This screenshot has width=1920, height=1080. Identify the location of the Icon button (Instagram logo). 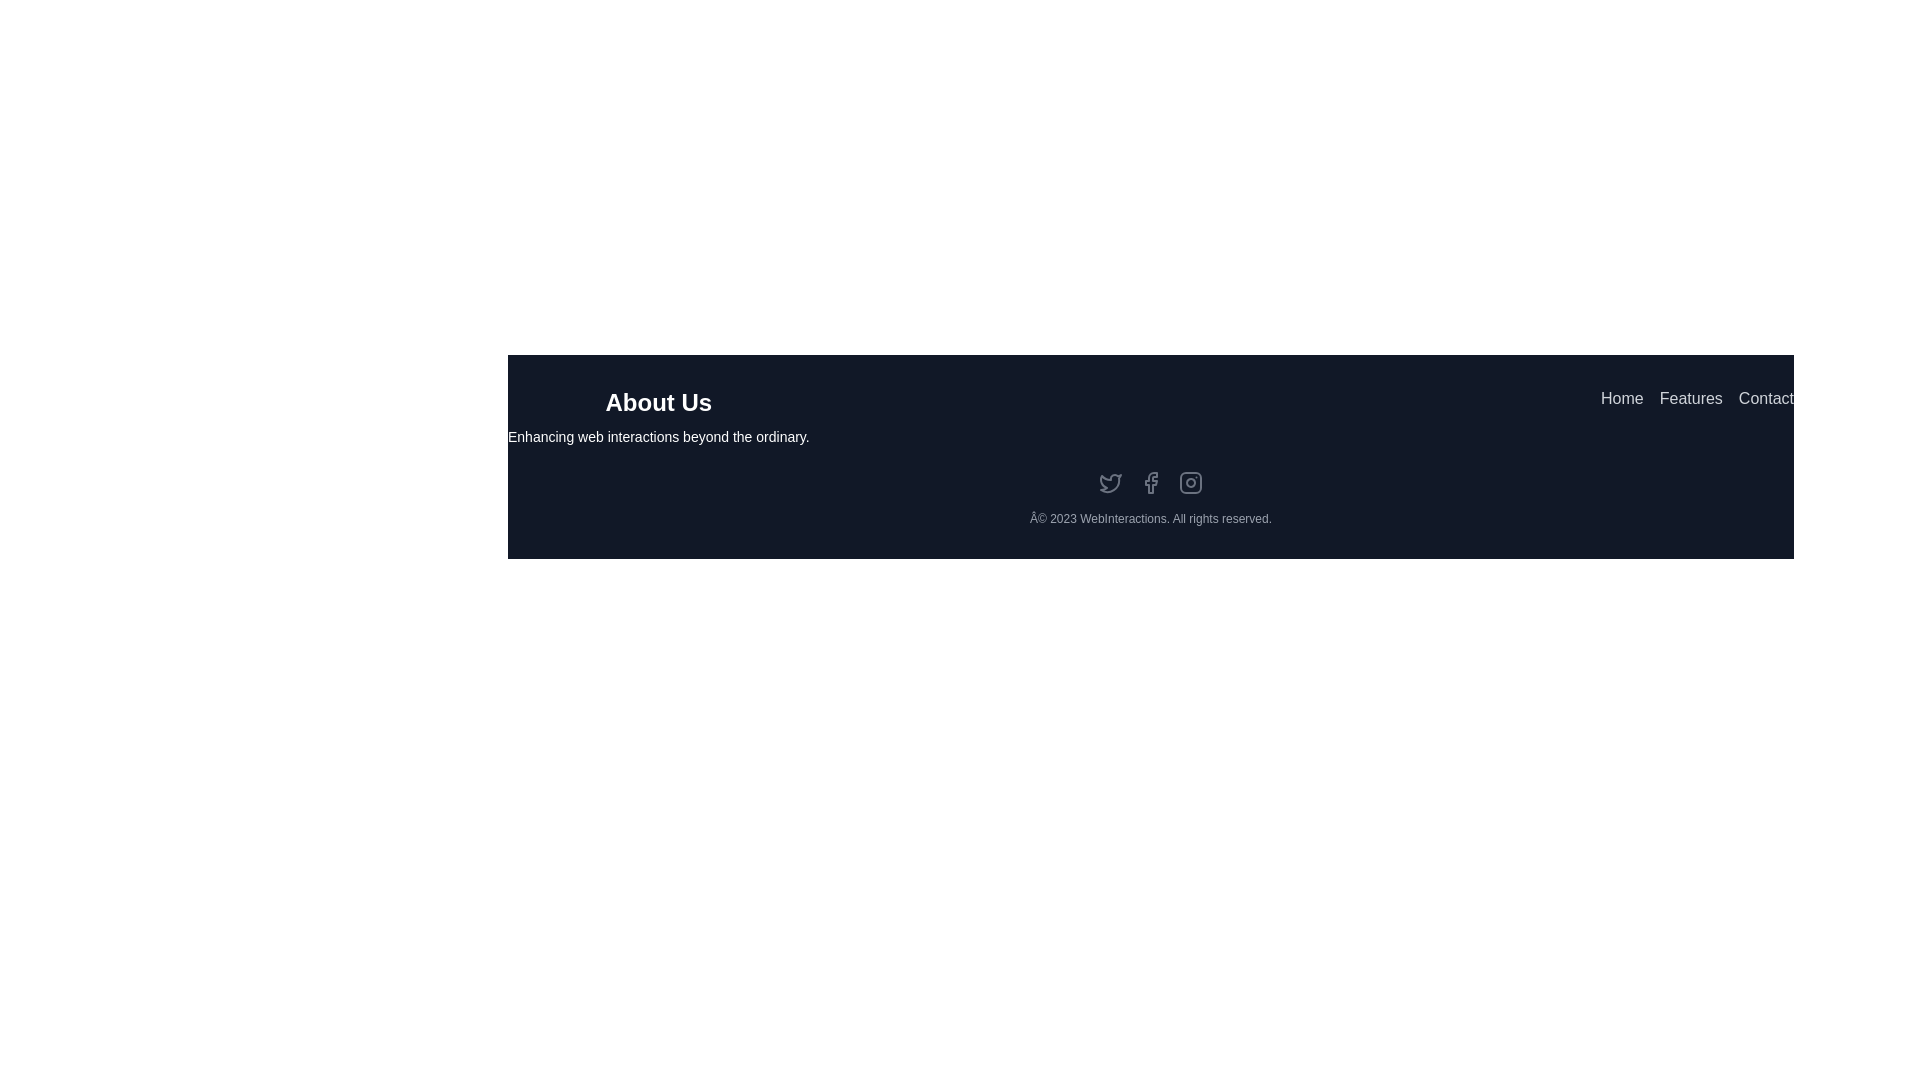
(1190, 482).